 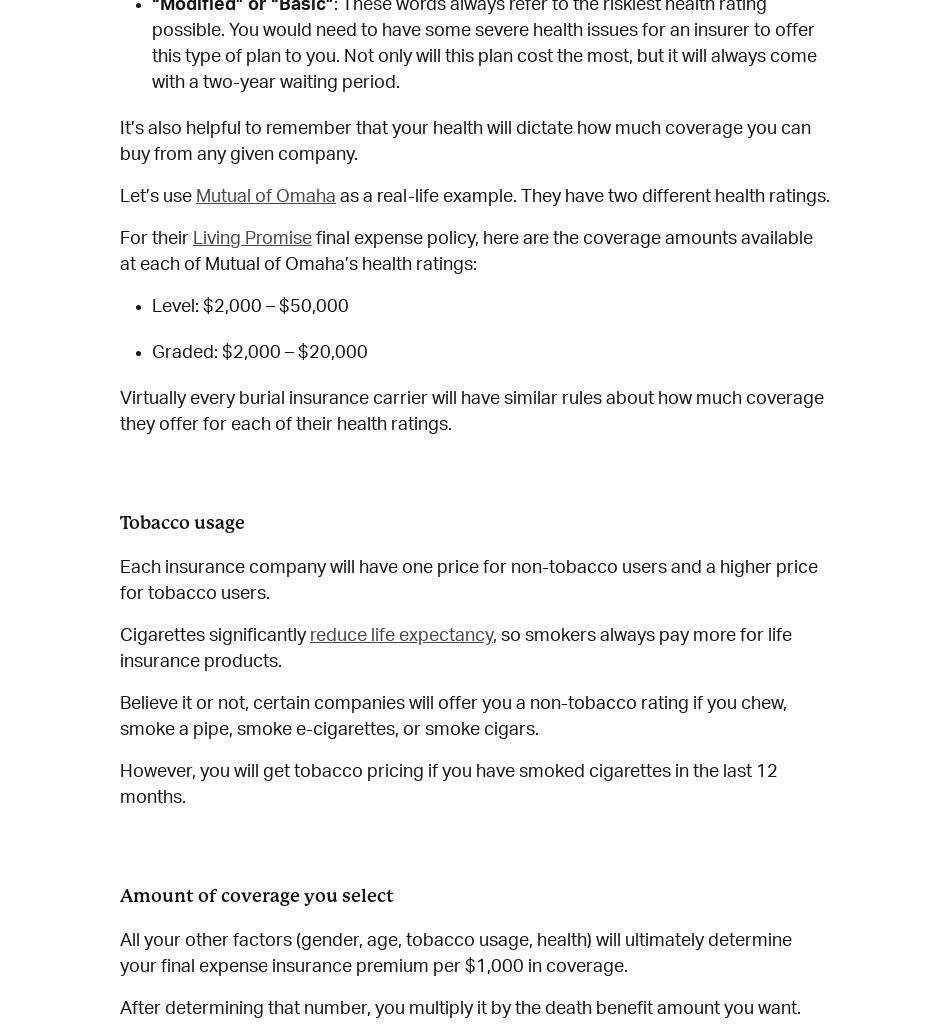 I want to click on 'Level: $2,000 – $50,000', so click(x=249, y=305).